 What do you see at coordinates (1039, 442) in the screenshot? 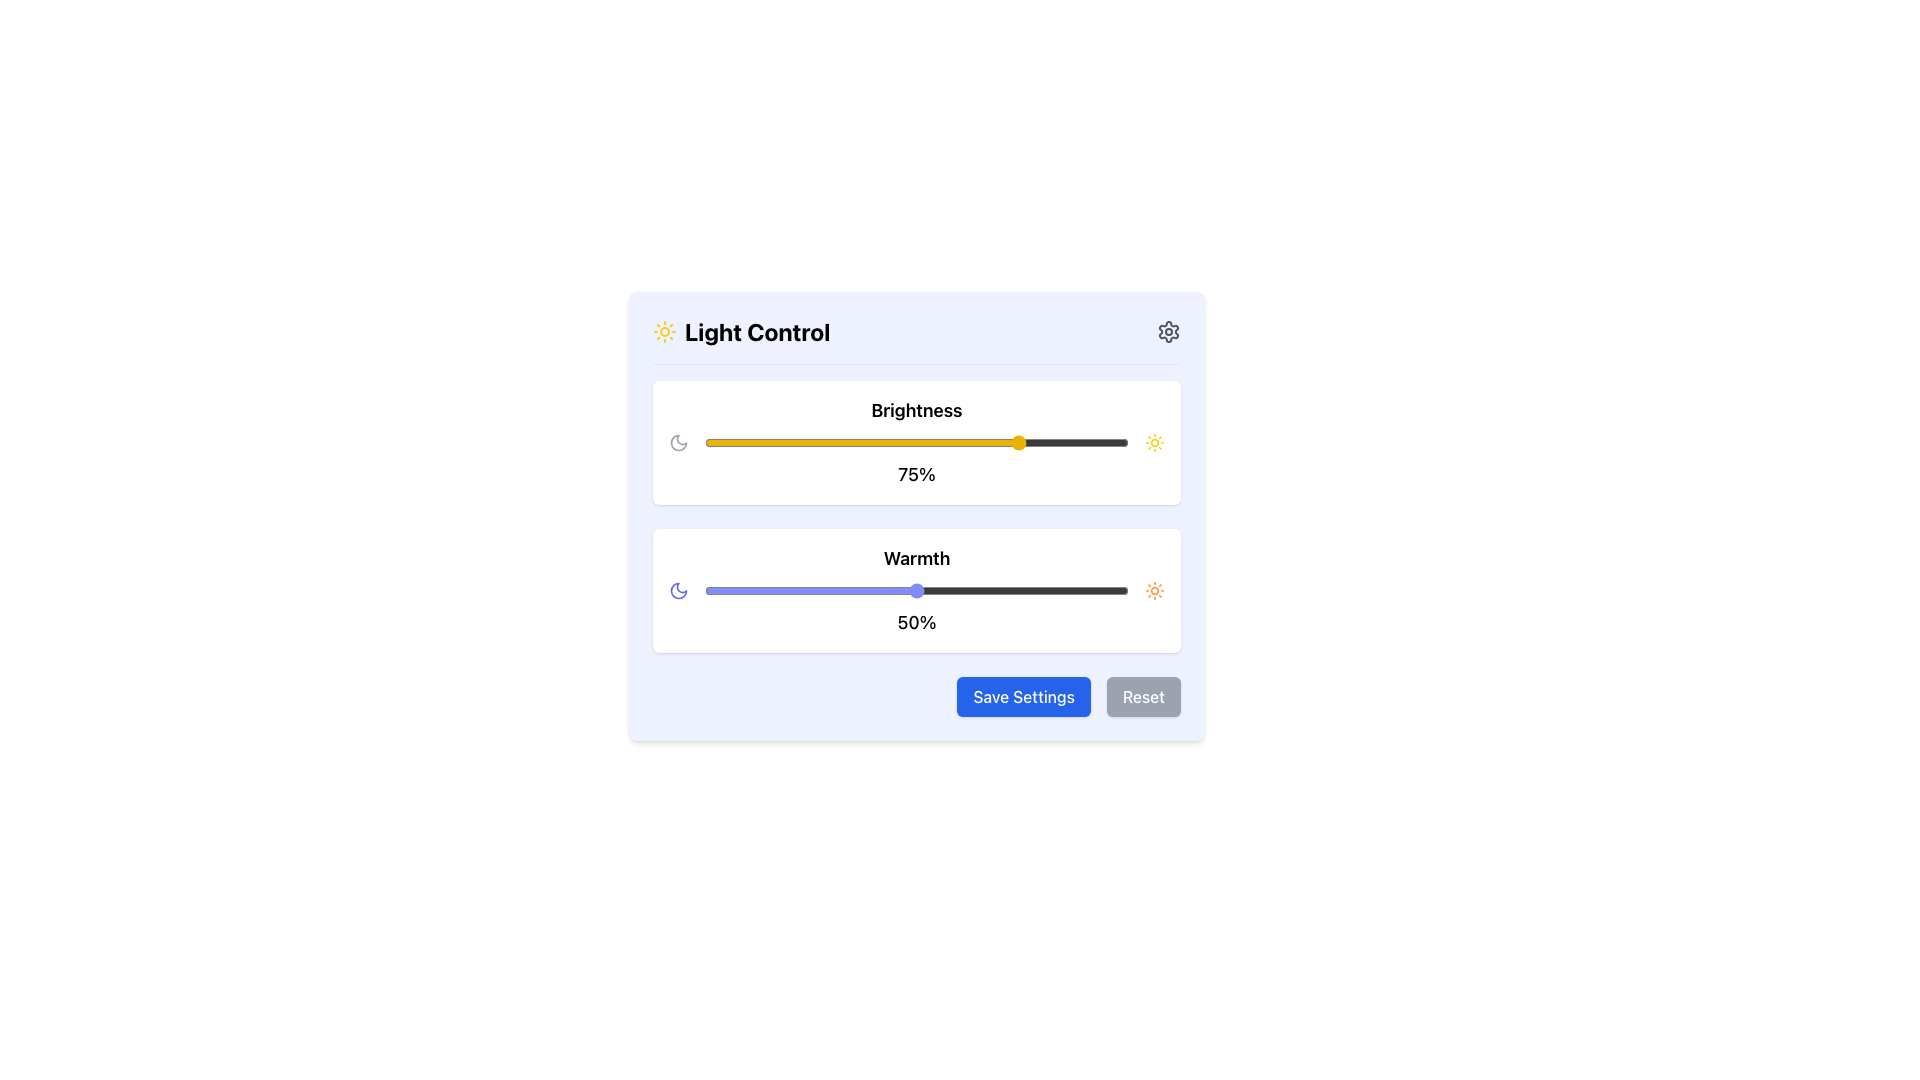
I see `brightness` at bounding box center [1039, 442].